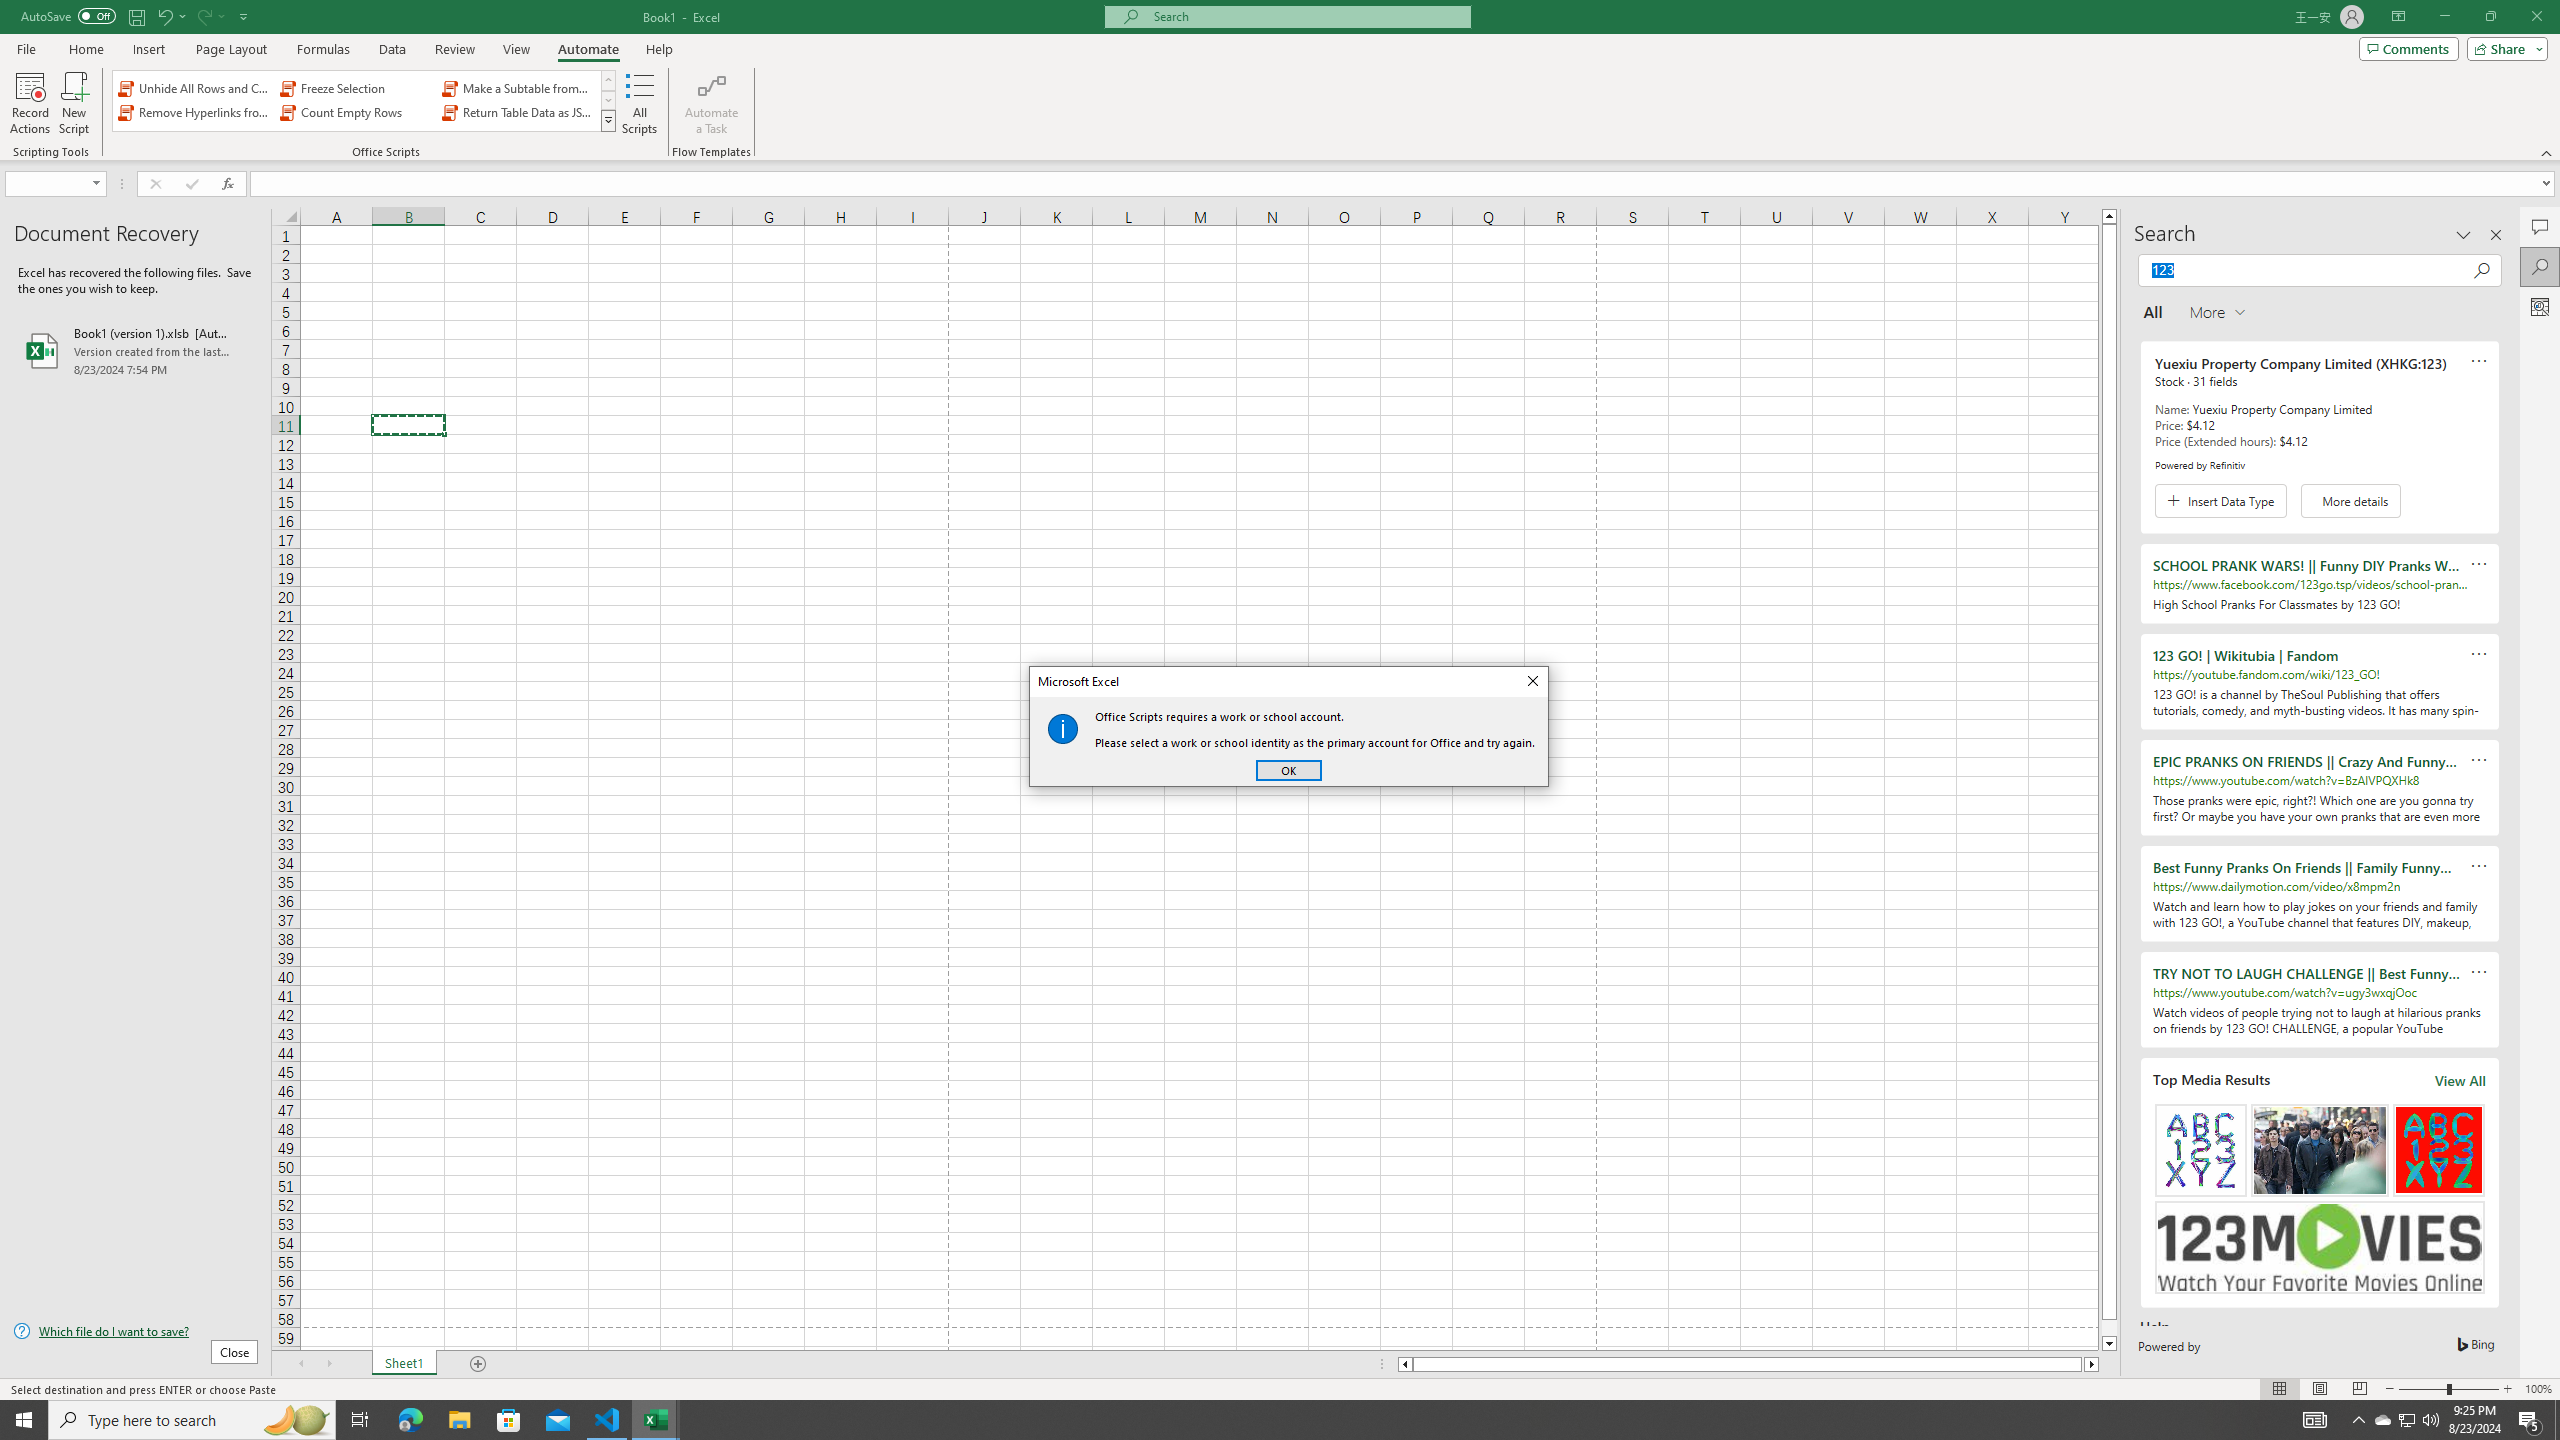 This screenshot has height=1440, width=2560. What do you see at coordinates (2429, 1418) in the screenshot?
I see `'Q2790: 100%'` at bounding box center [2429, 1418].